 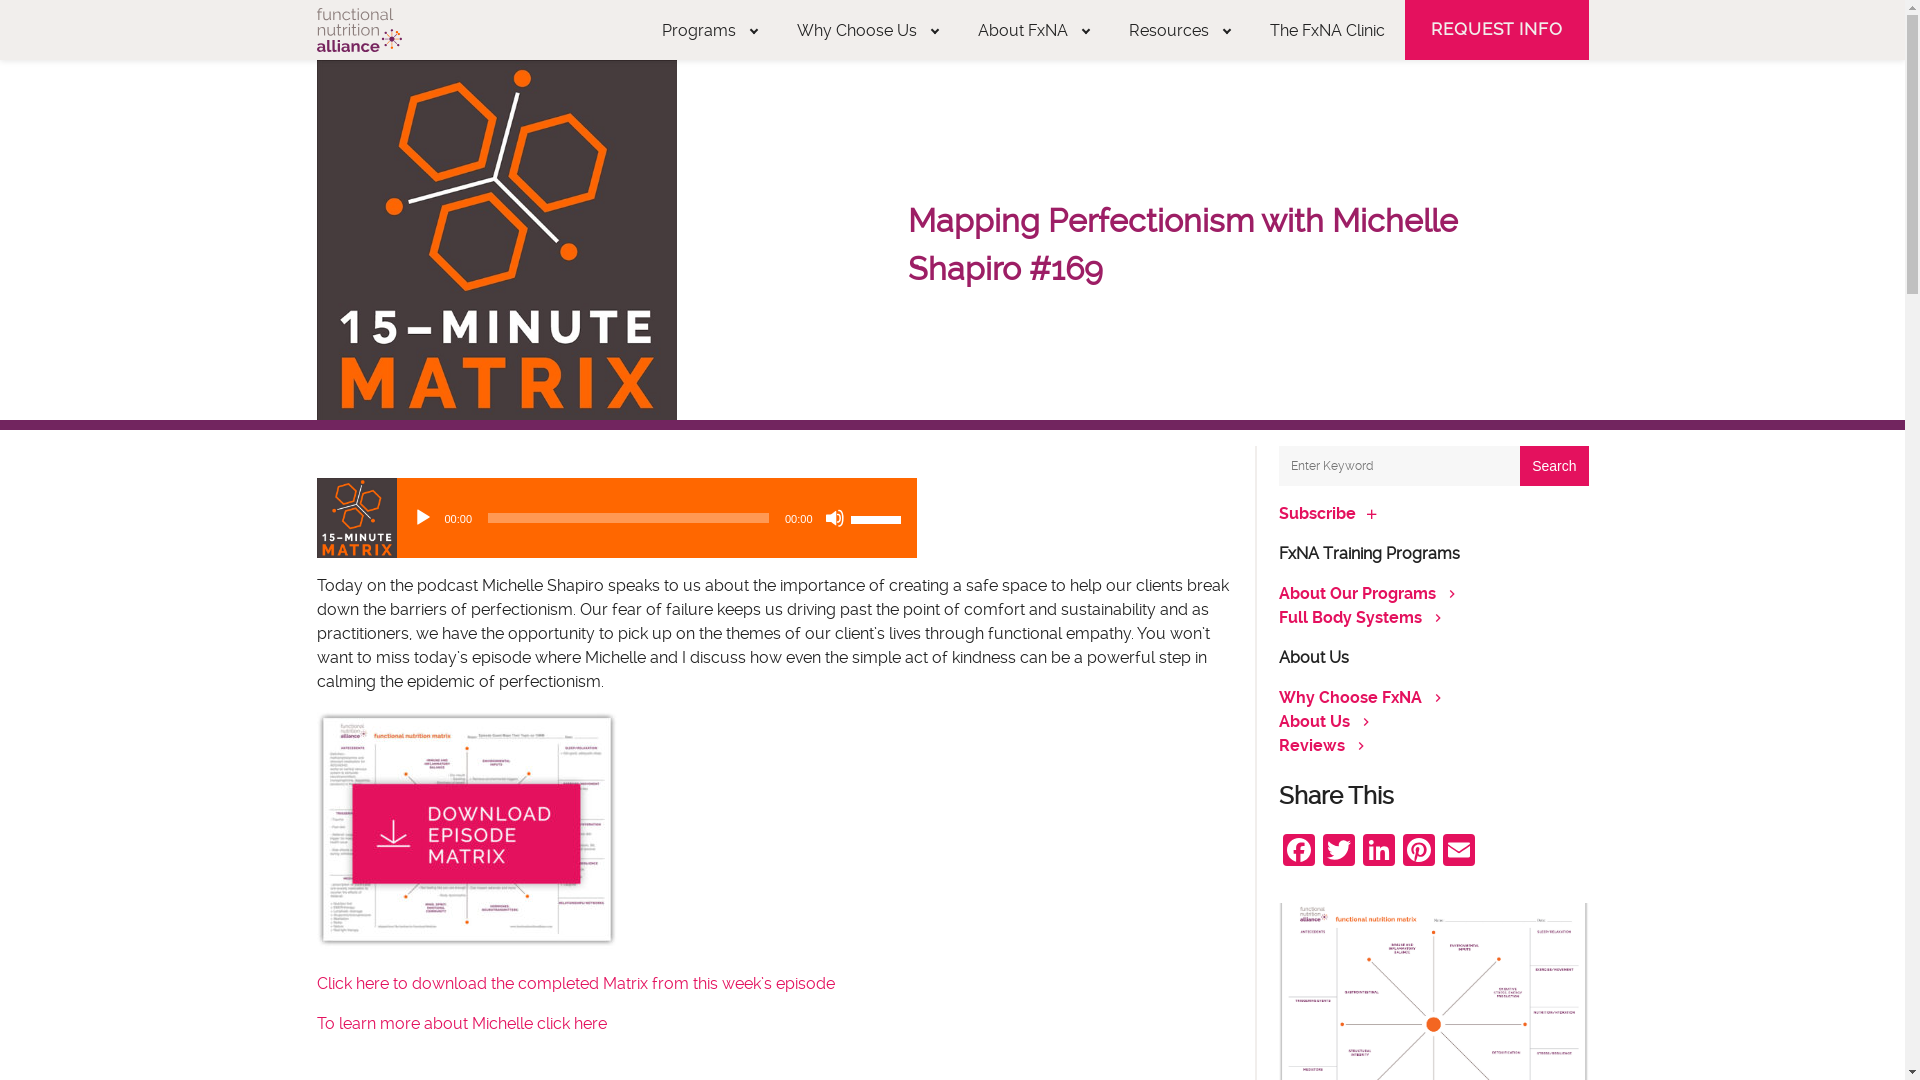 What do you see at coordinates (709, 30) in the screenshot?
I see `'Programs'` at bounding box center [709, 30].